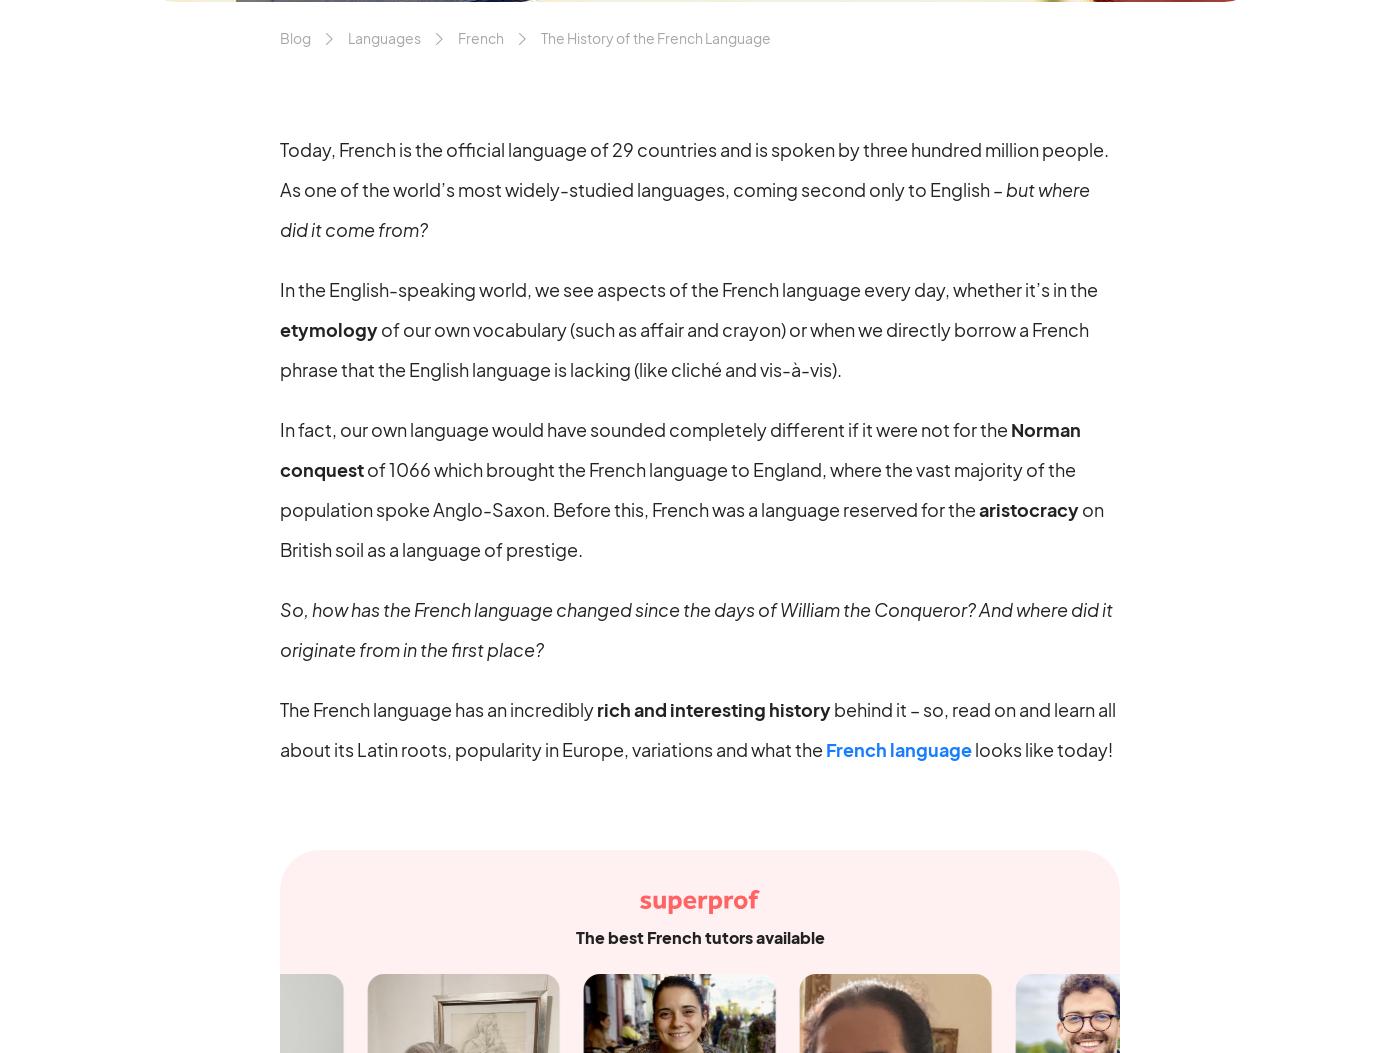  What do you see at coordinates (694, 167) in the screenshot?
I see `'Today, French is the official language of 29 countries and is spoken by three hundred million people. As one of the world’s most widely-studied languages, coming second only to English –'` at bounding box center [694, 167].